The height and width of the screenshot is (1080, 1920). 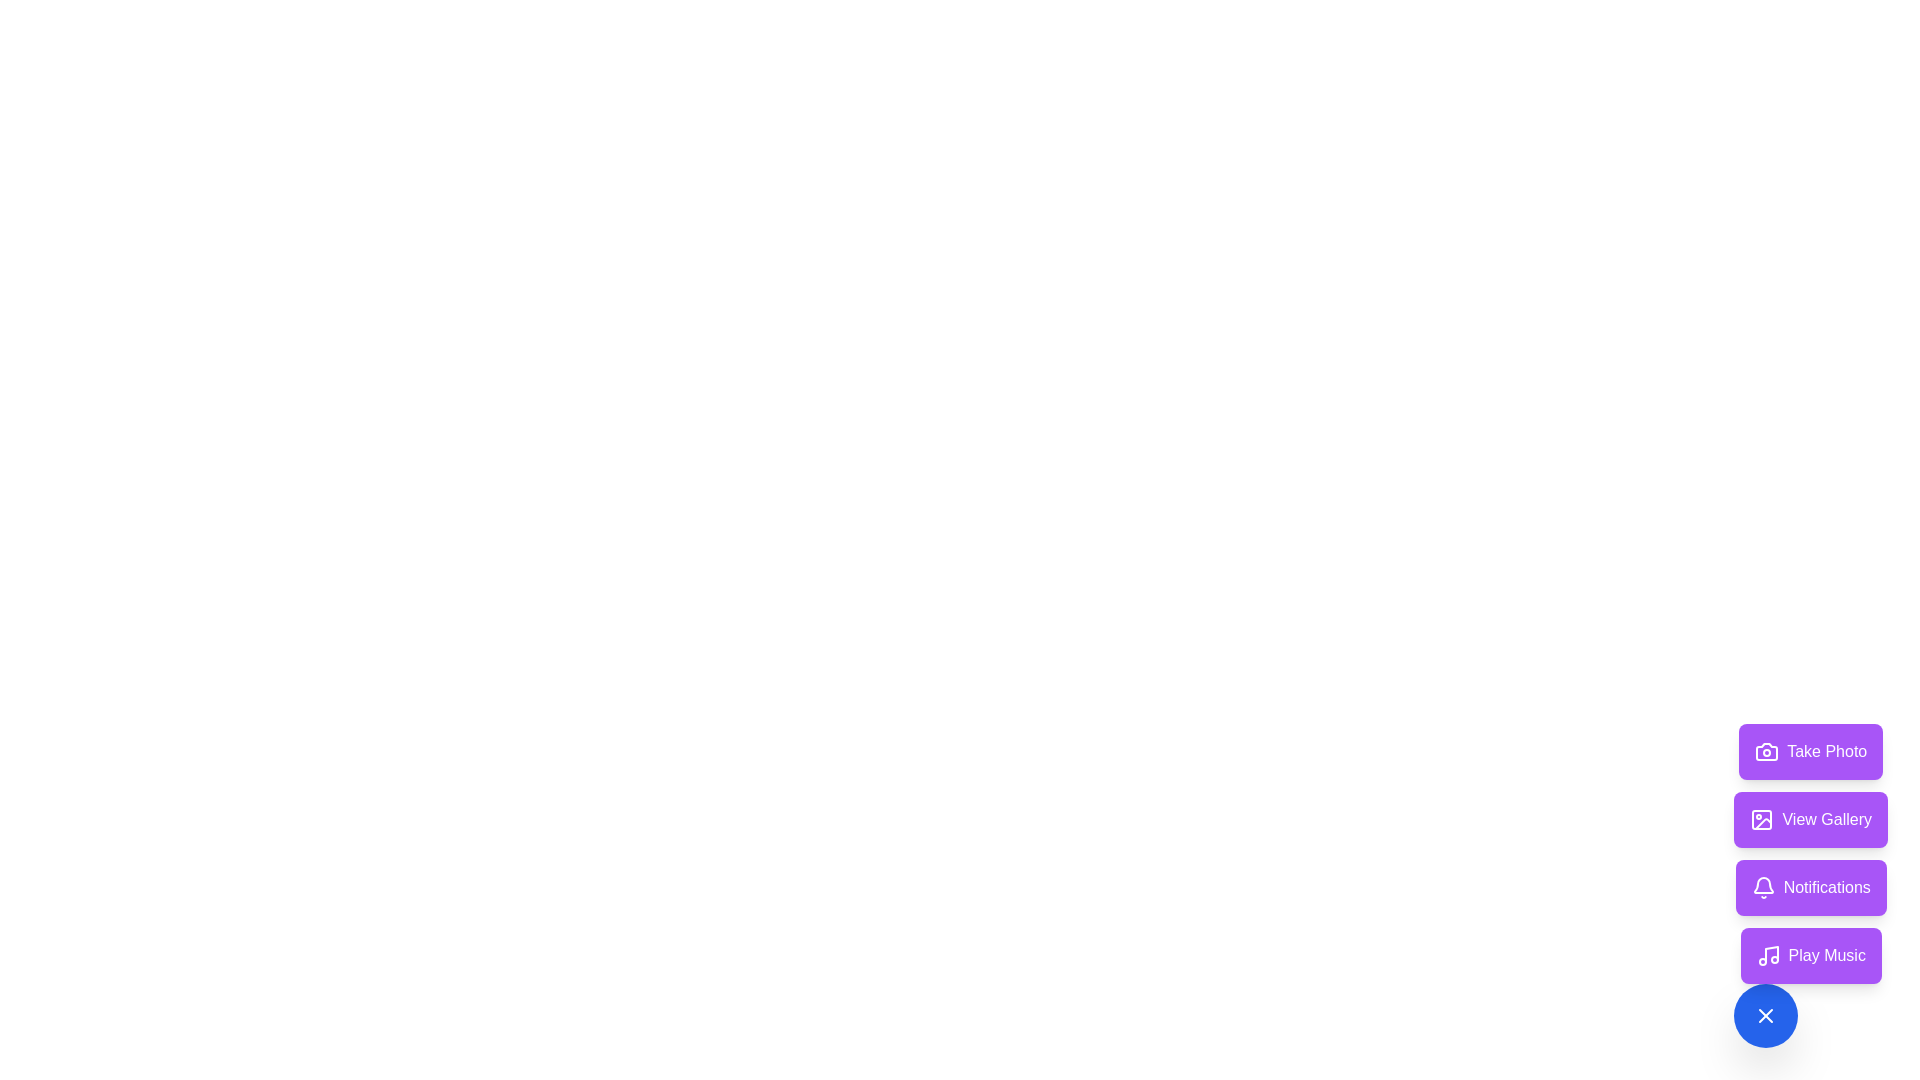 What do you see at coordinates (1827, 820) in the screenshot?
I see `the 'View Gallery' button, which is the second button in a vertical list of four, styled with white text on a purple background` at bounding box center [1827, 820].